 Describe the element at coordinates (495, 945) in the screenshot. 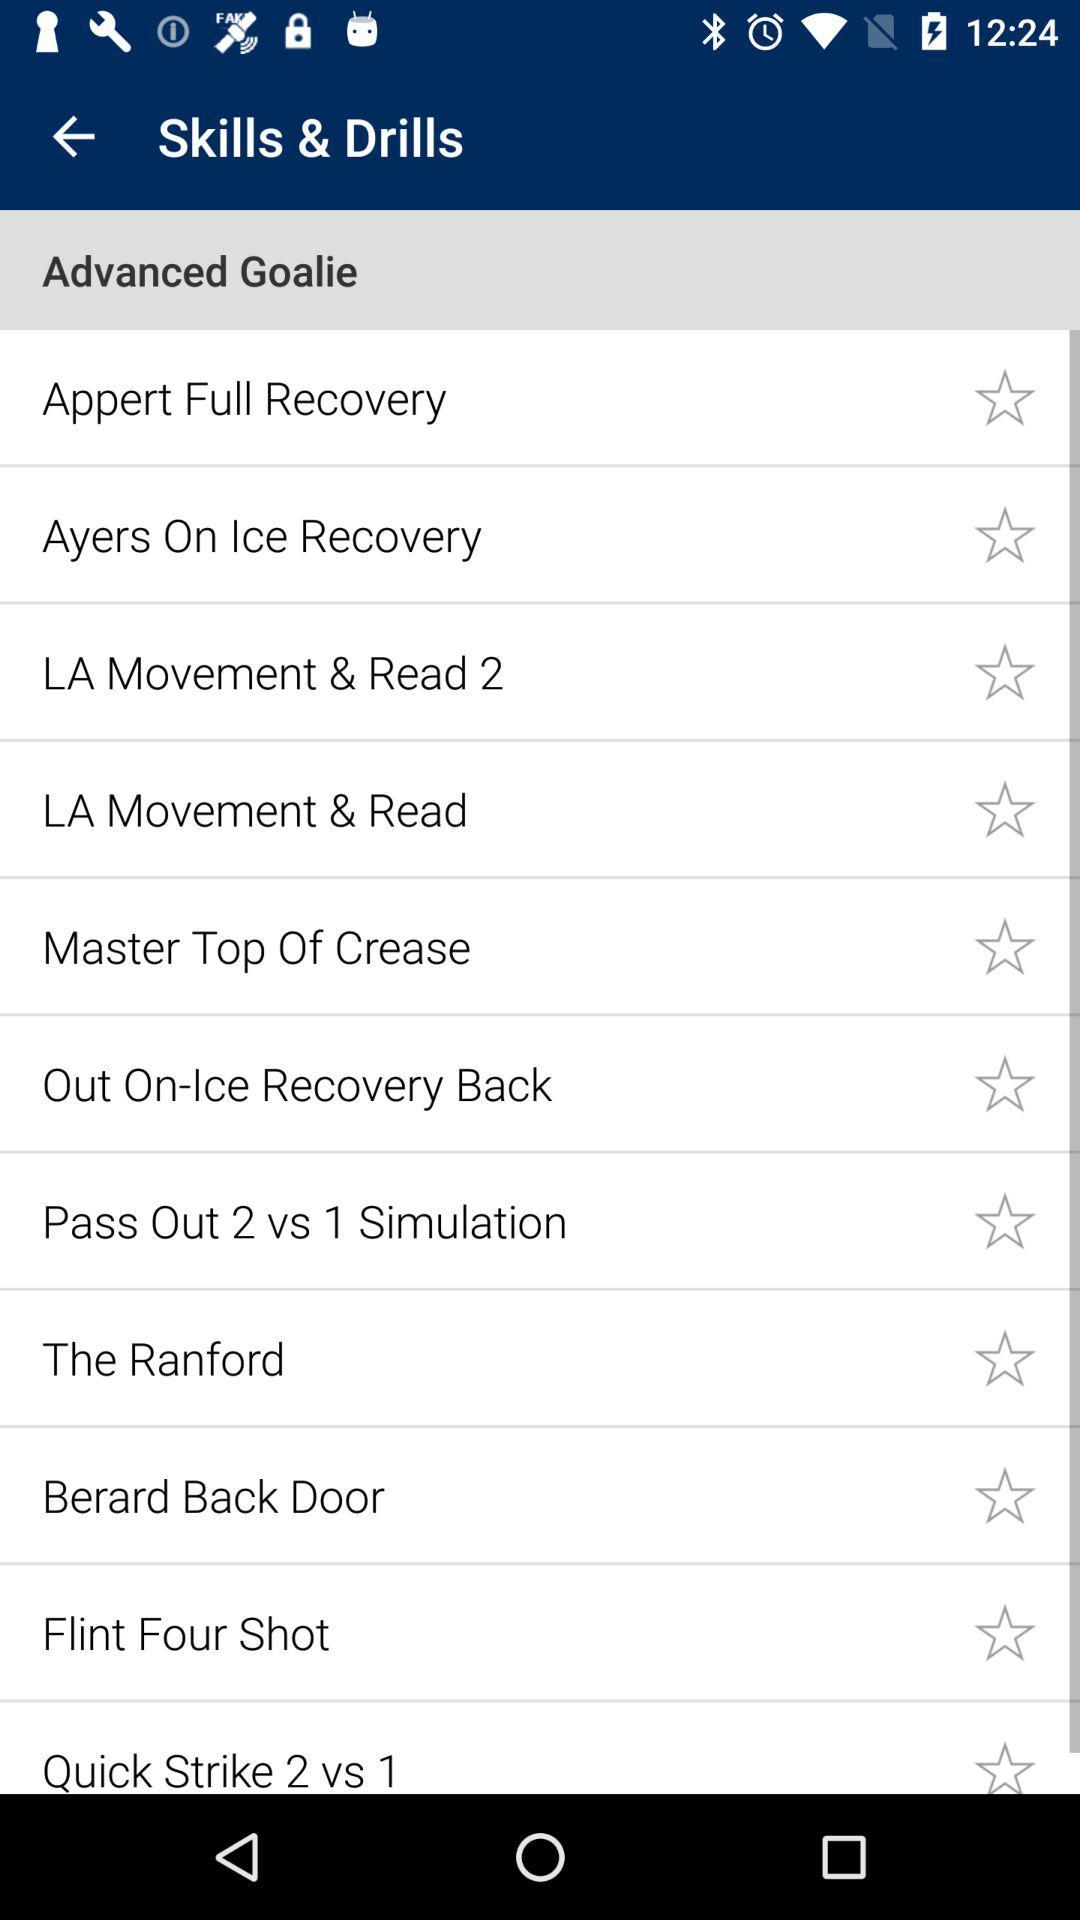

I see `icon above out on ice icon` at that location.